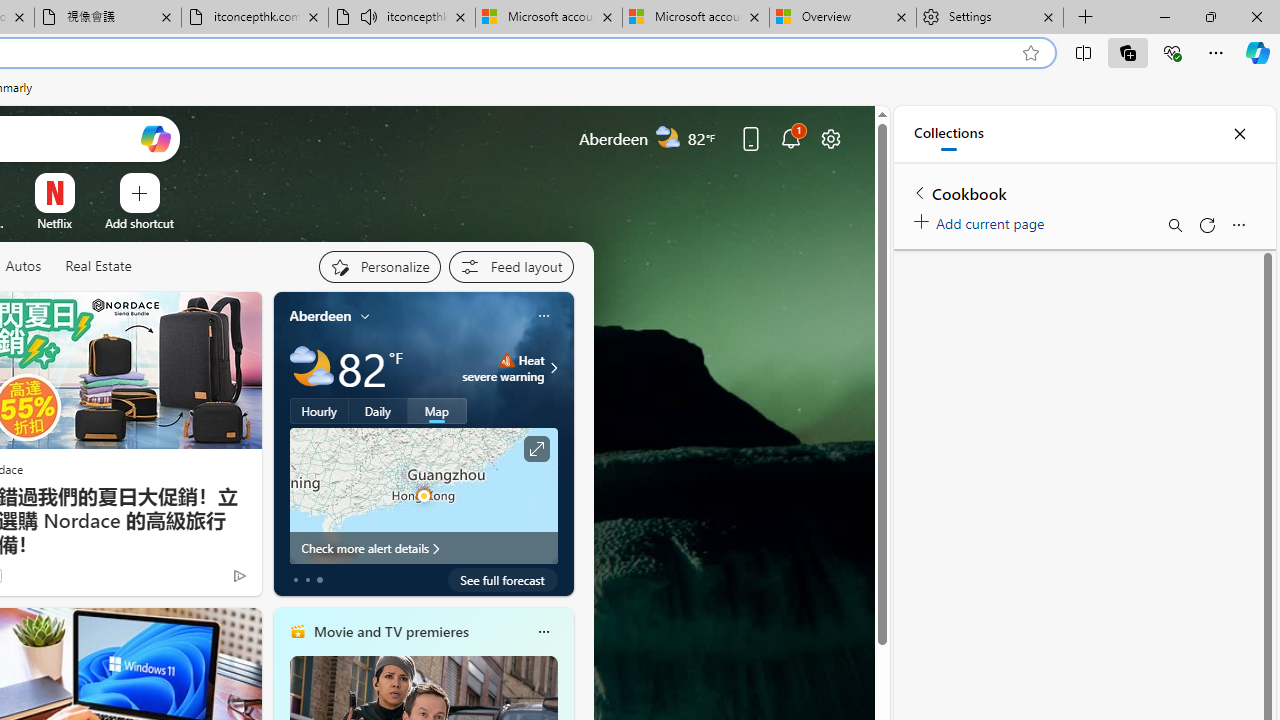 Image resolution: width=1280 pixels, height=720 pixels. I want to click on 'Mute tab', so click(369, 16).